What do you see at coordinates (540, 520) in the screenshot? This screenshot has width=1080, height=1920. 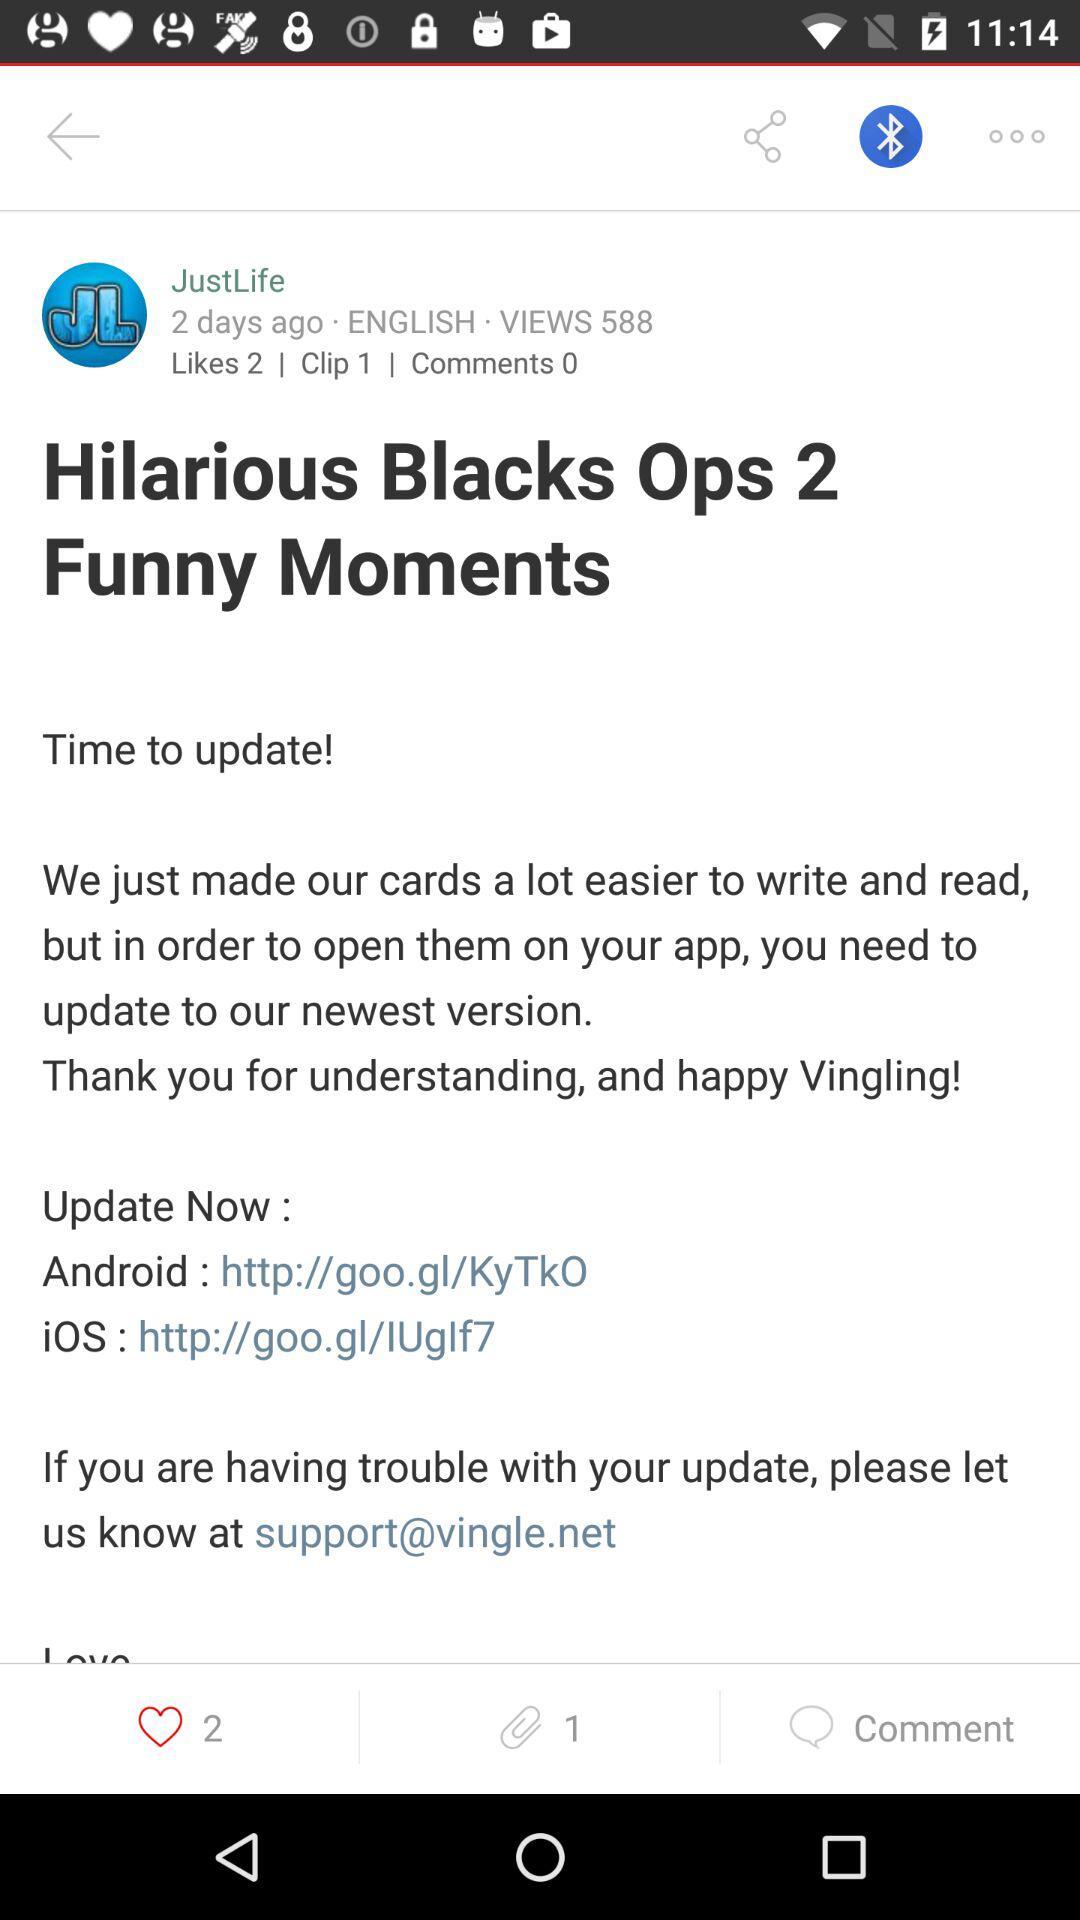 I see `the icon below likes 2  |   icon` at bounding box center [540, 520].